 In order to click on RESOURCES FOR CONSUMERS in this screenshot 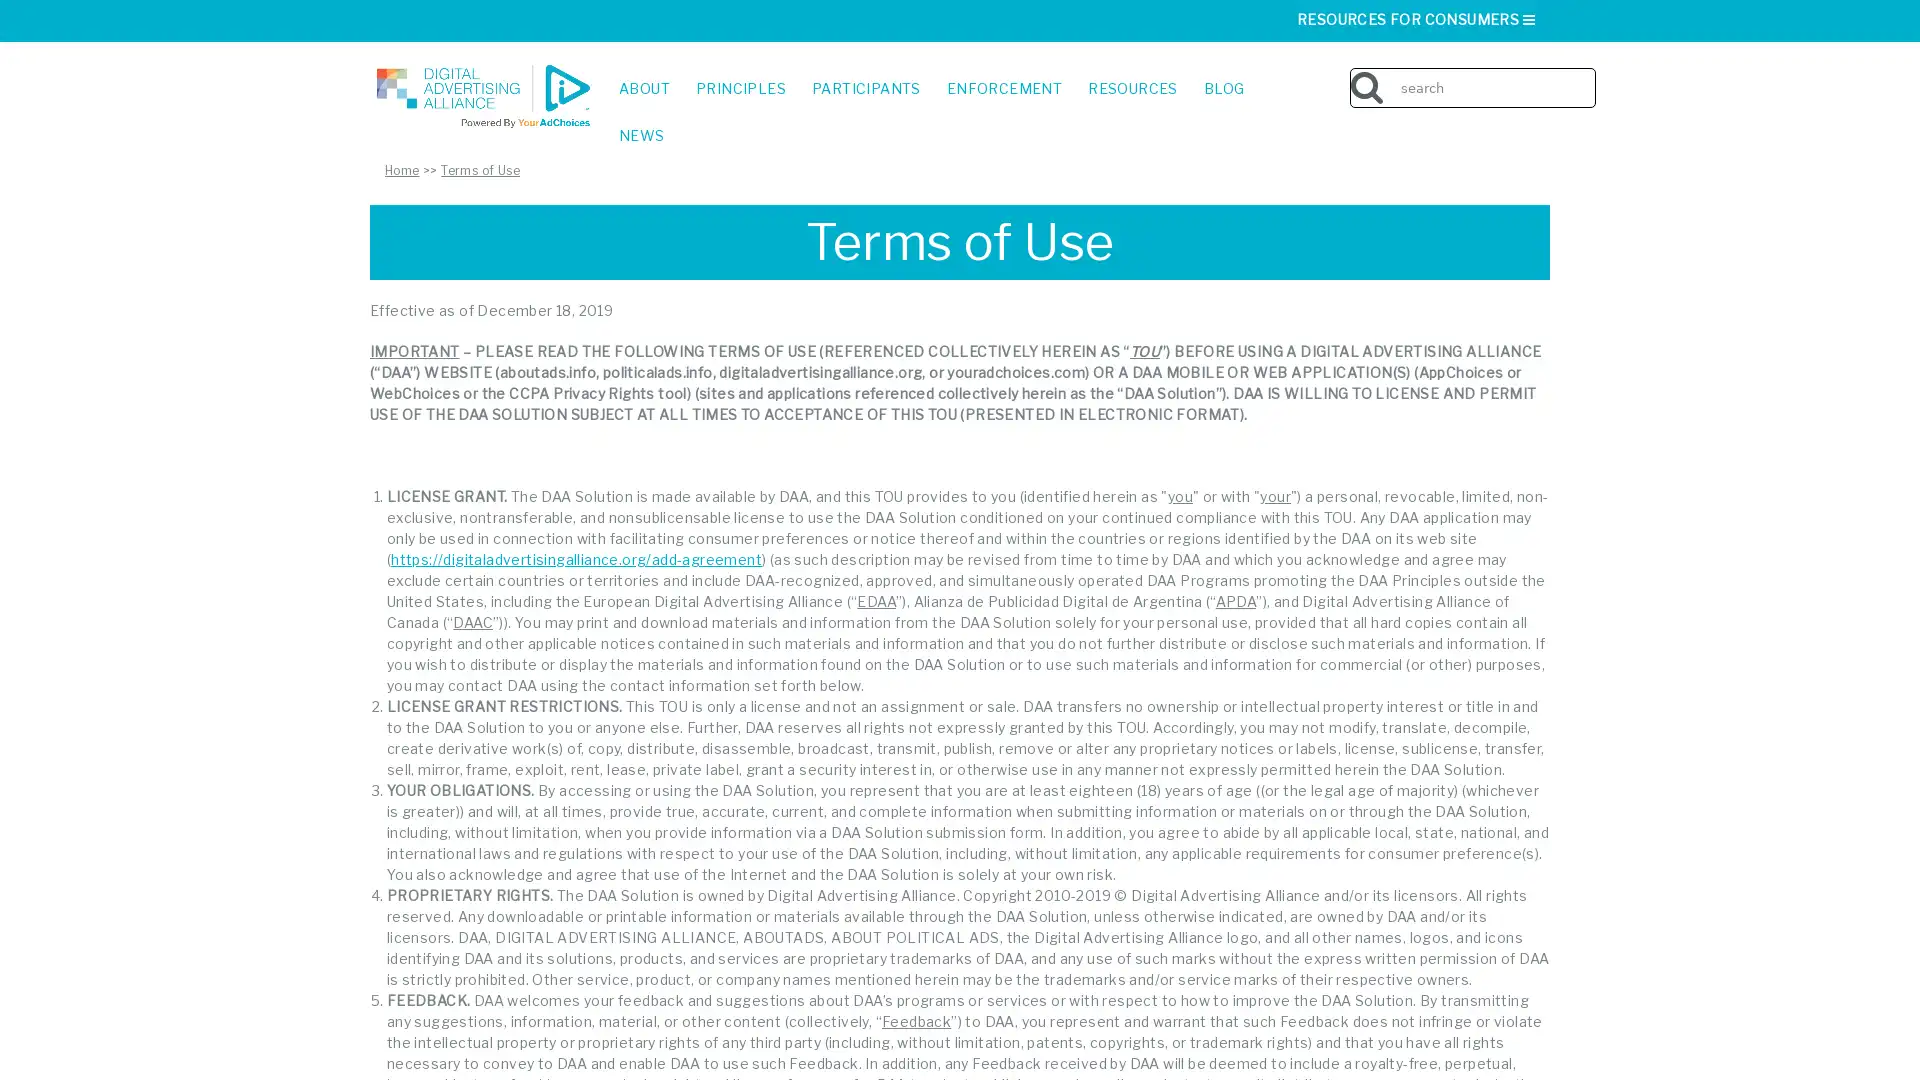, I will do `click(1416, 19)`.